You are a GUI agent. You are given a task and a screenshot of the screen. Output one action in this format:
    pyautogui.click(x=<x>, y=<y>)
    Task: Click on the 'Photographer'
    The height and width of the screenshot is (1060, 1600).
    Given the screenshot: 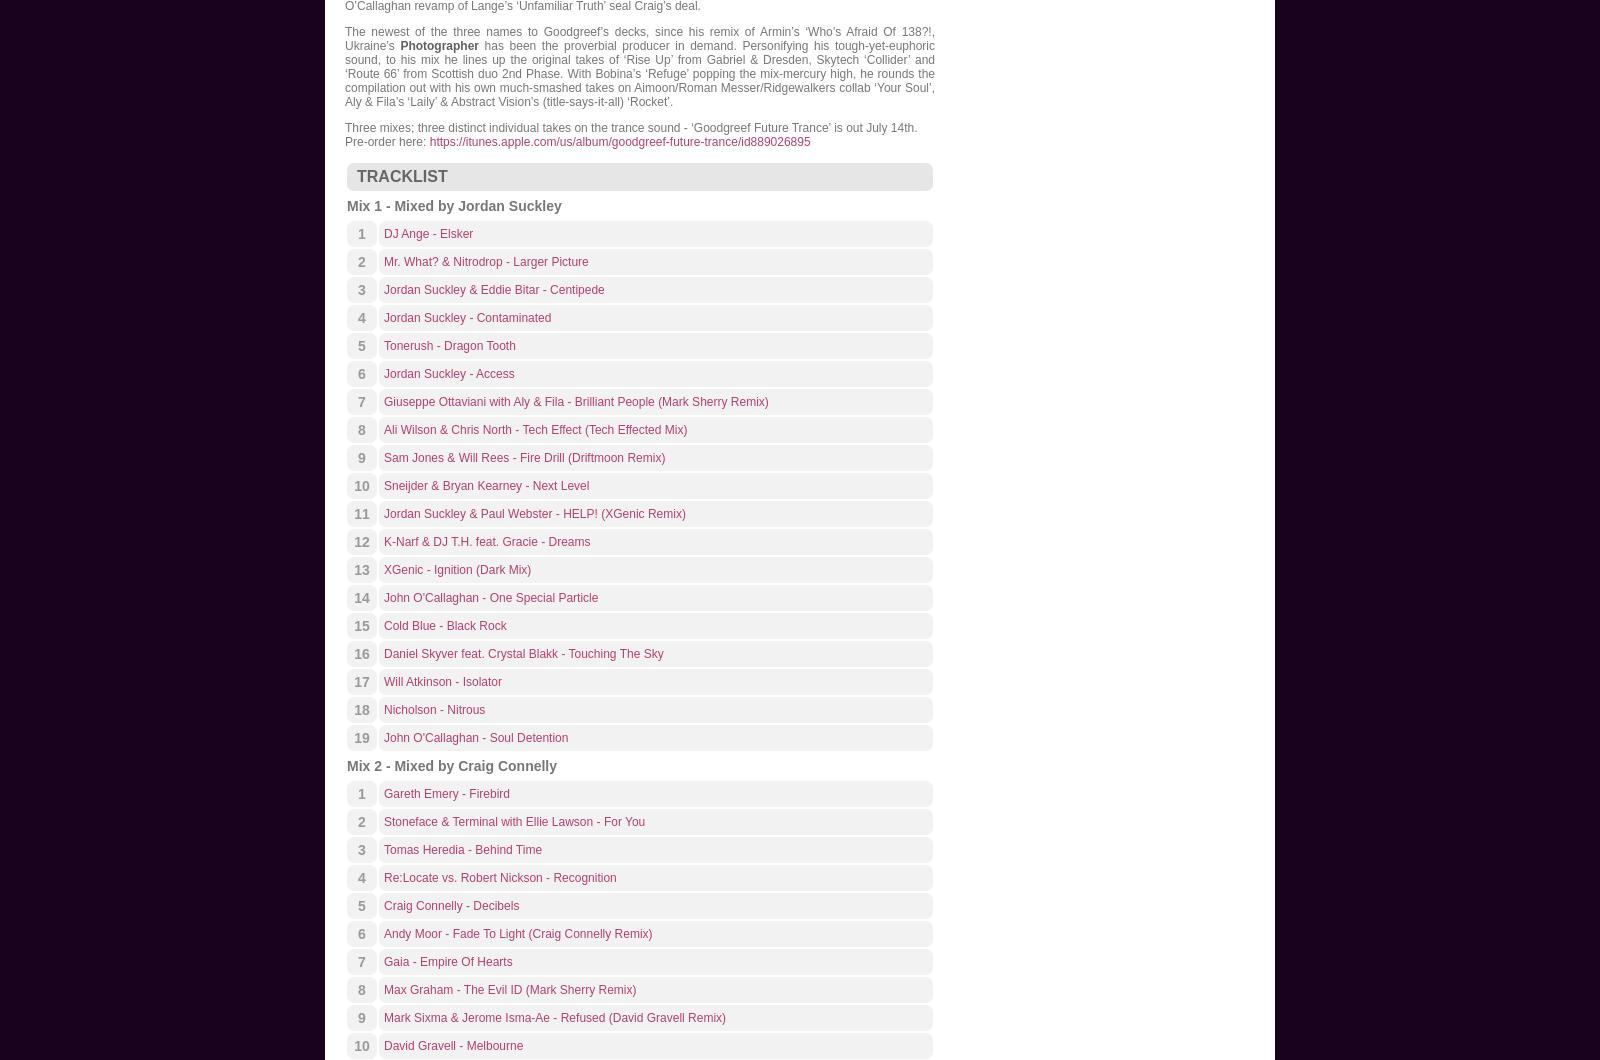 What is the action you would take?
    pyautogui.click(x=438, y=46)
    